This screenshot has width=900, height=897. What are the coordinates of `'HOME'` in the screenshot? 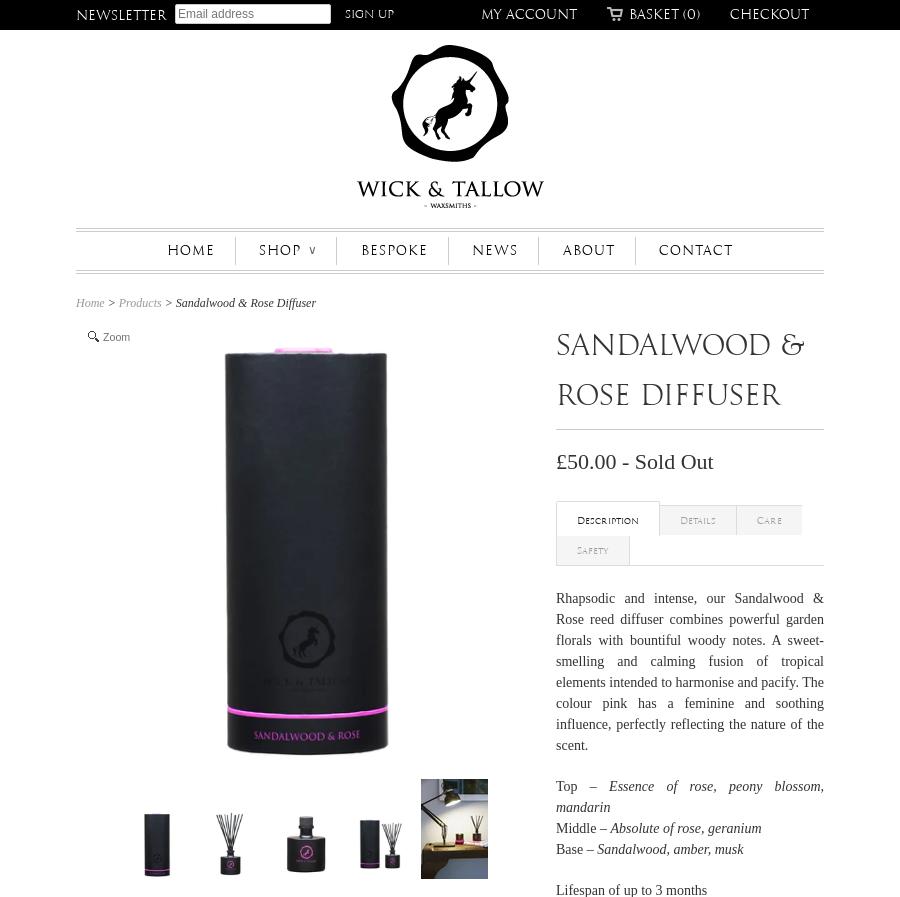 It's located at (189, 249).